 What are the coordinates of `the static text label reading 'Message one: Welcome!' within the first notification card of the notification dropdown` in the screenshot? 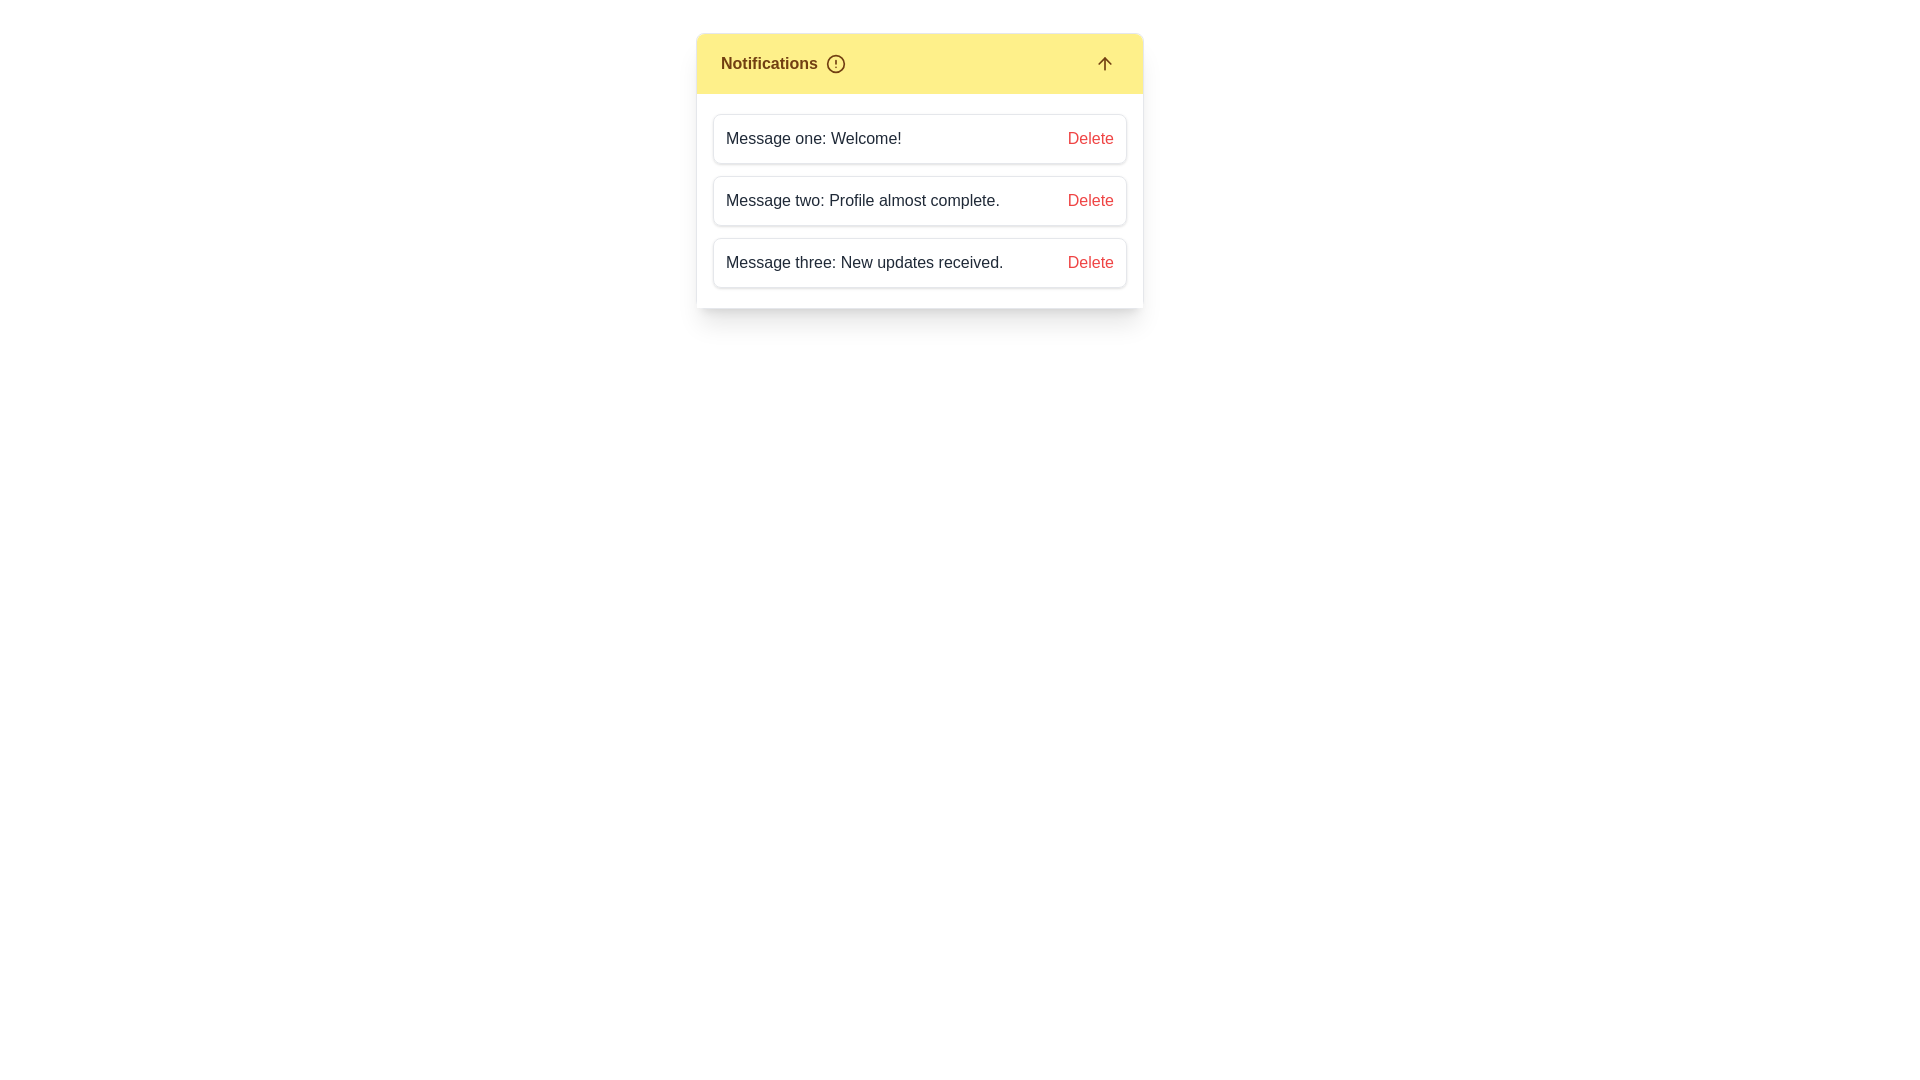 It's located at (817, 137).